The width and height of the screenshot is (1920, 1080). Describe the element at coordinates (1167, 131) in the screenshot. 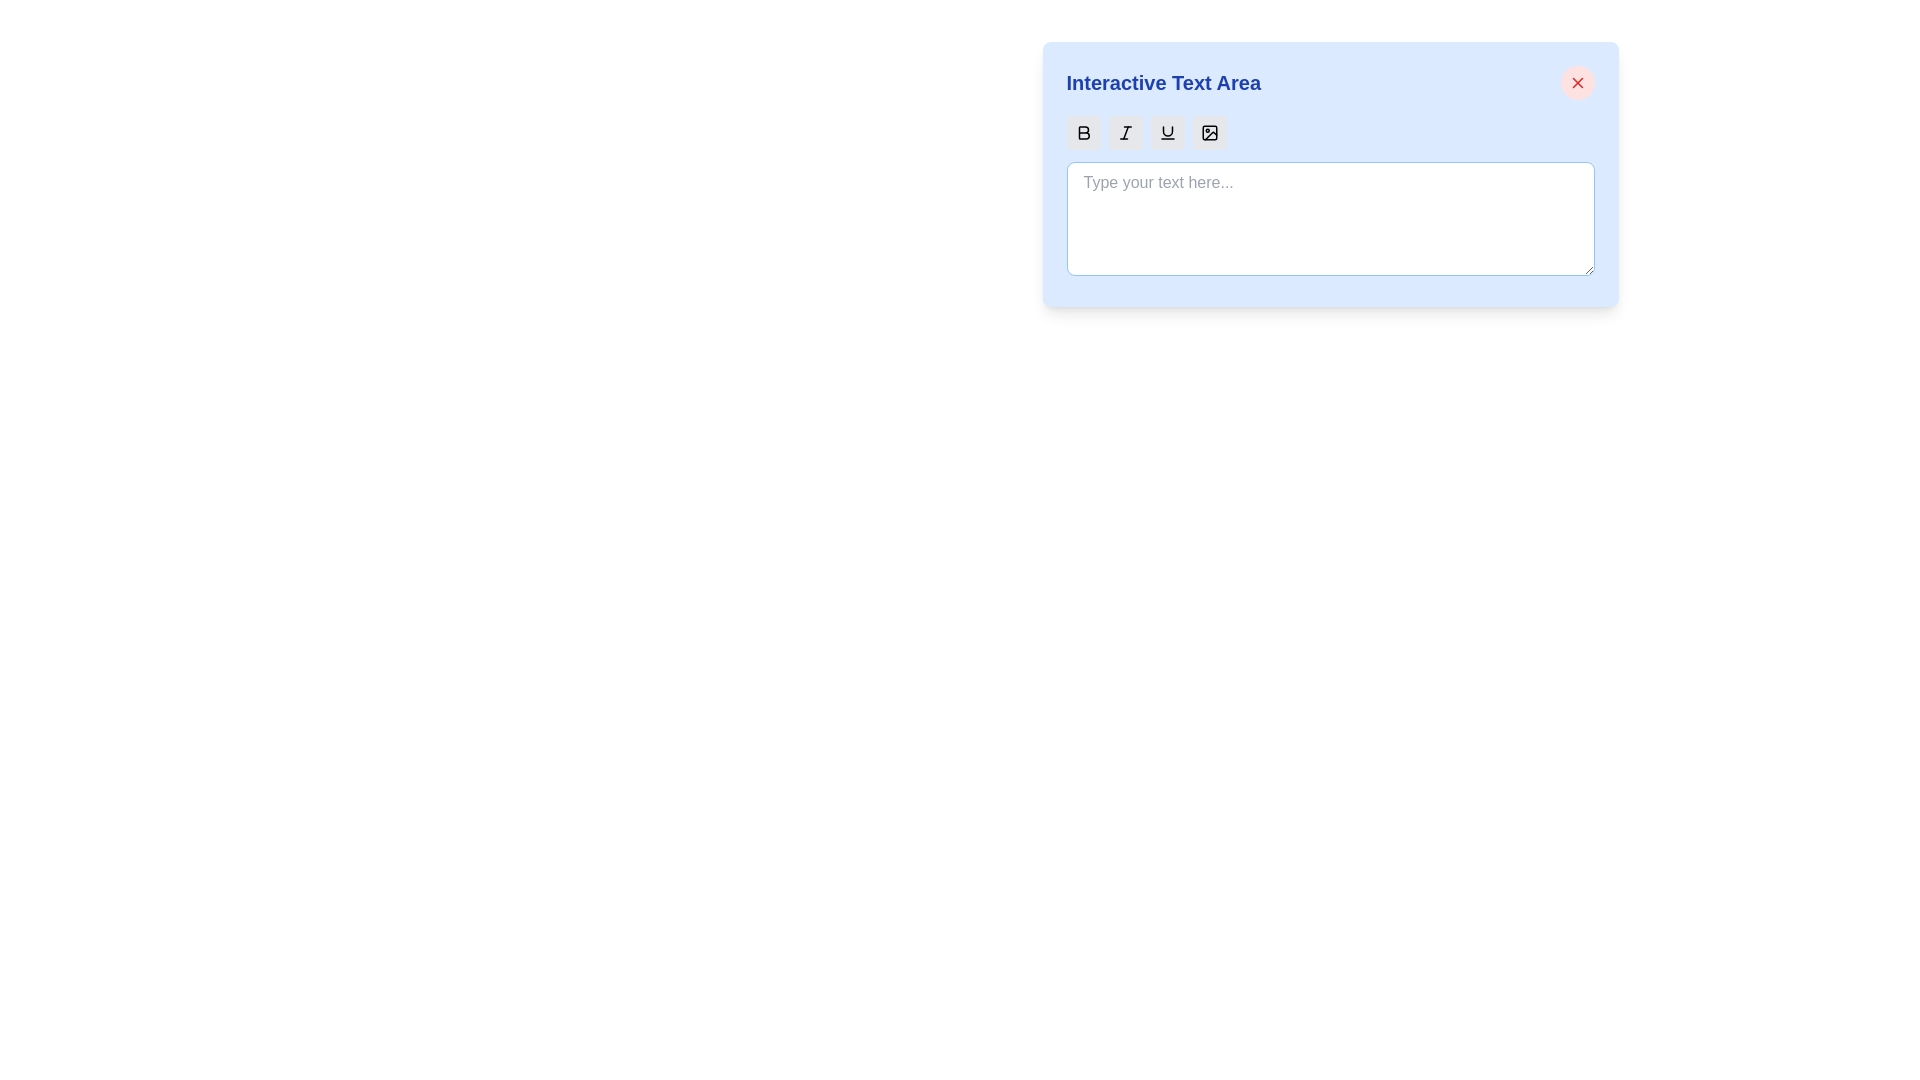

I see `the underline icon, which is part of the formatting options in the interactive toolbar located in the blue box titled 'Interactive Text Area'` at that location.